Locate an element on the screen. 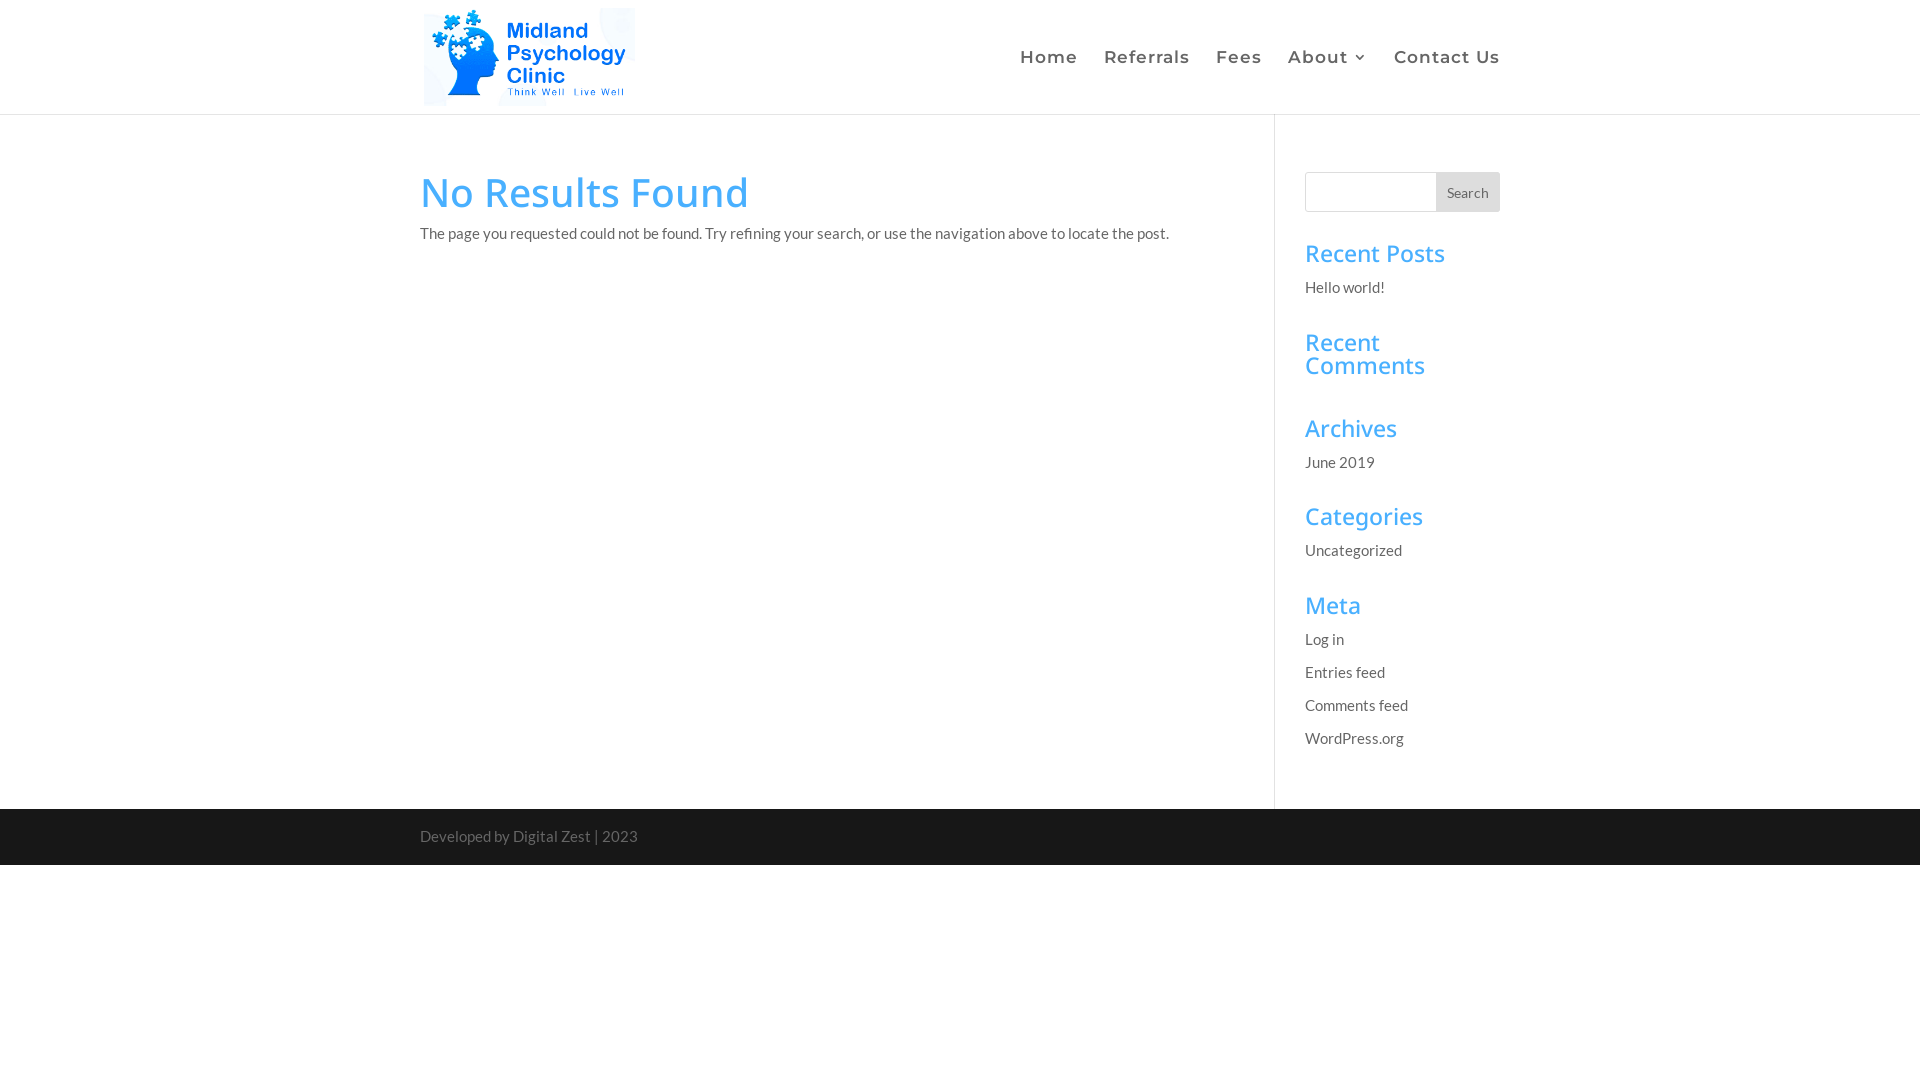 The width and height of the screenshot is (1920, 1080). 'Comments feed' is located at coordinates (1356, 704).